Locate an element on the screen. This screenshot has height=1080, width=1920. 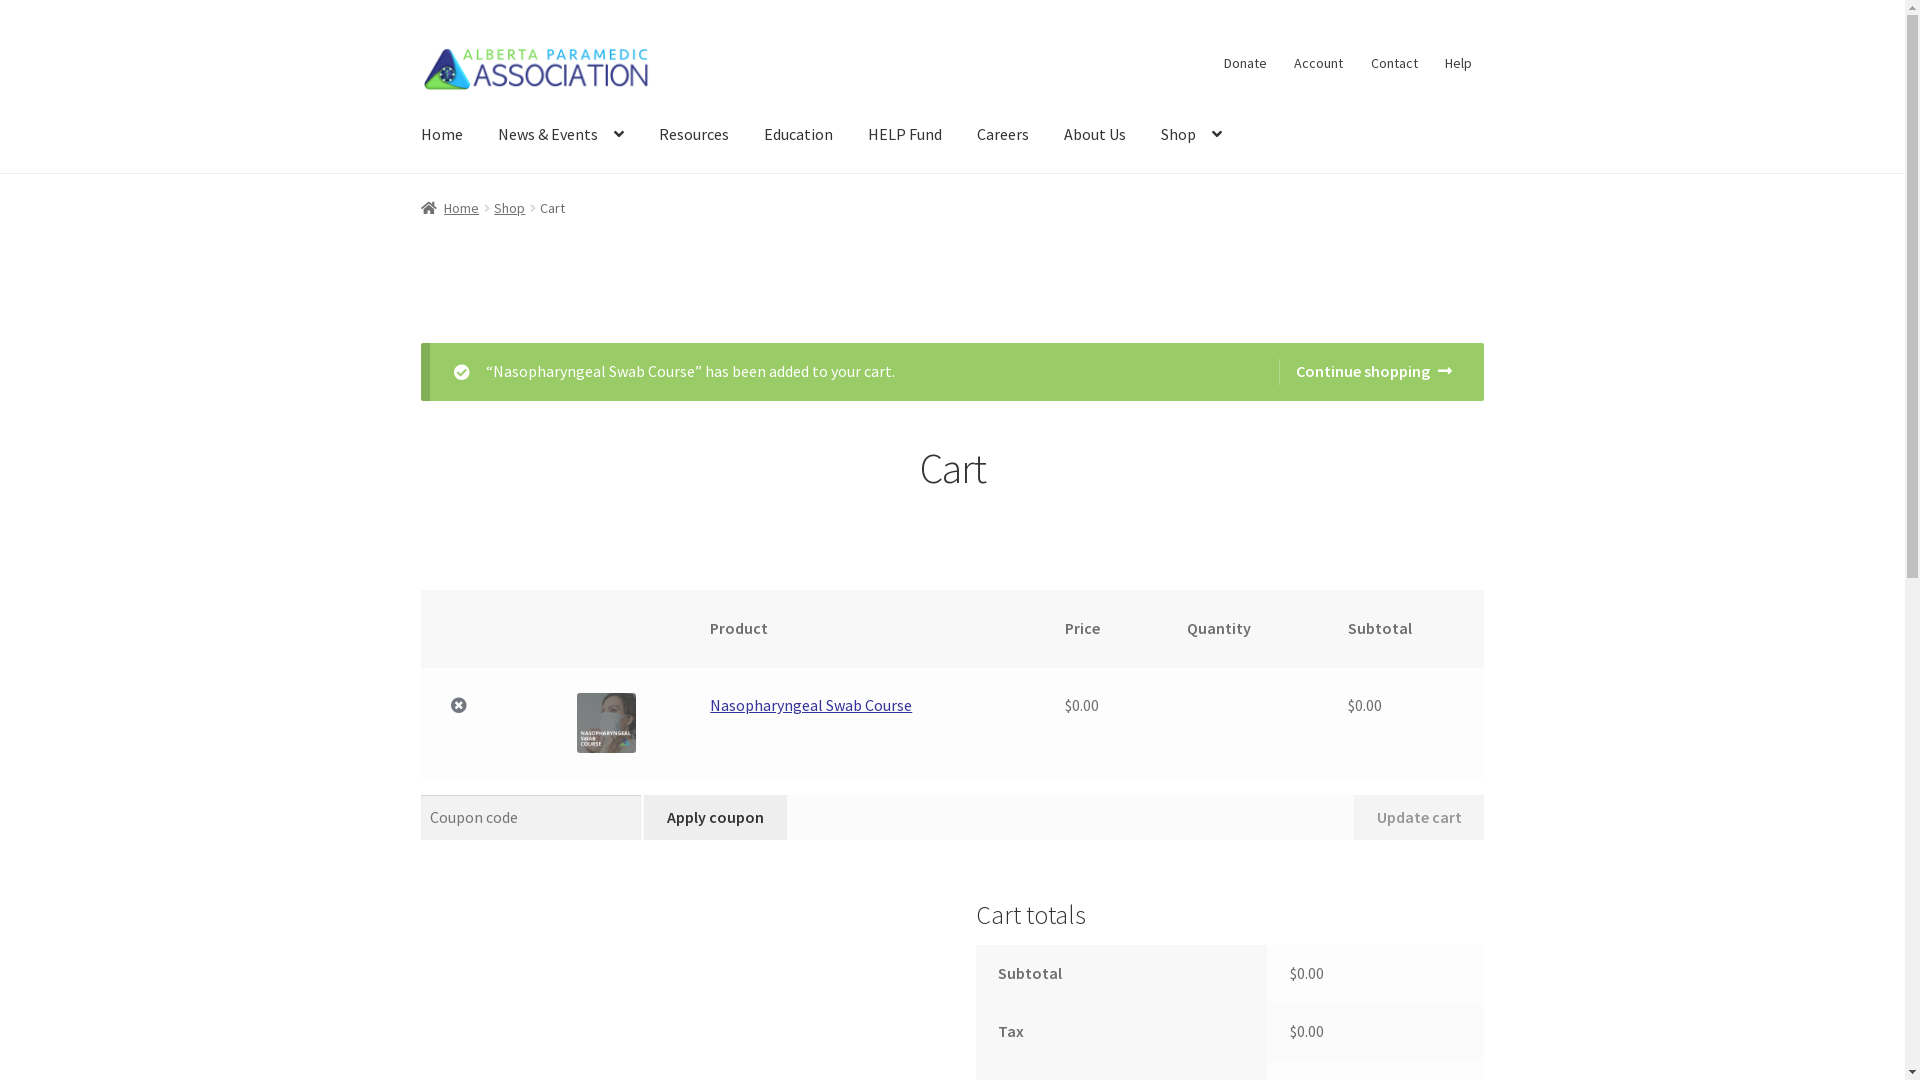
'Continue shopping' is located at coordinates (1365, 371).